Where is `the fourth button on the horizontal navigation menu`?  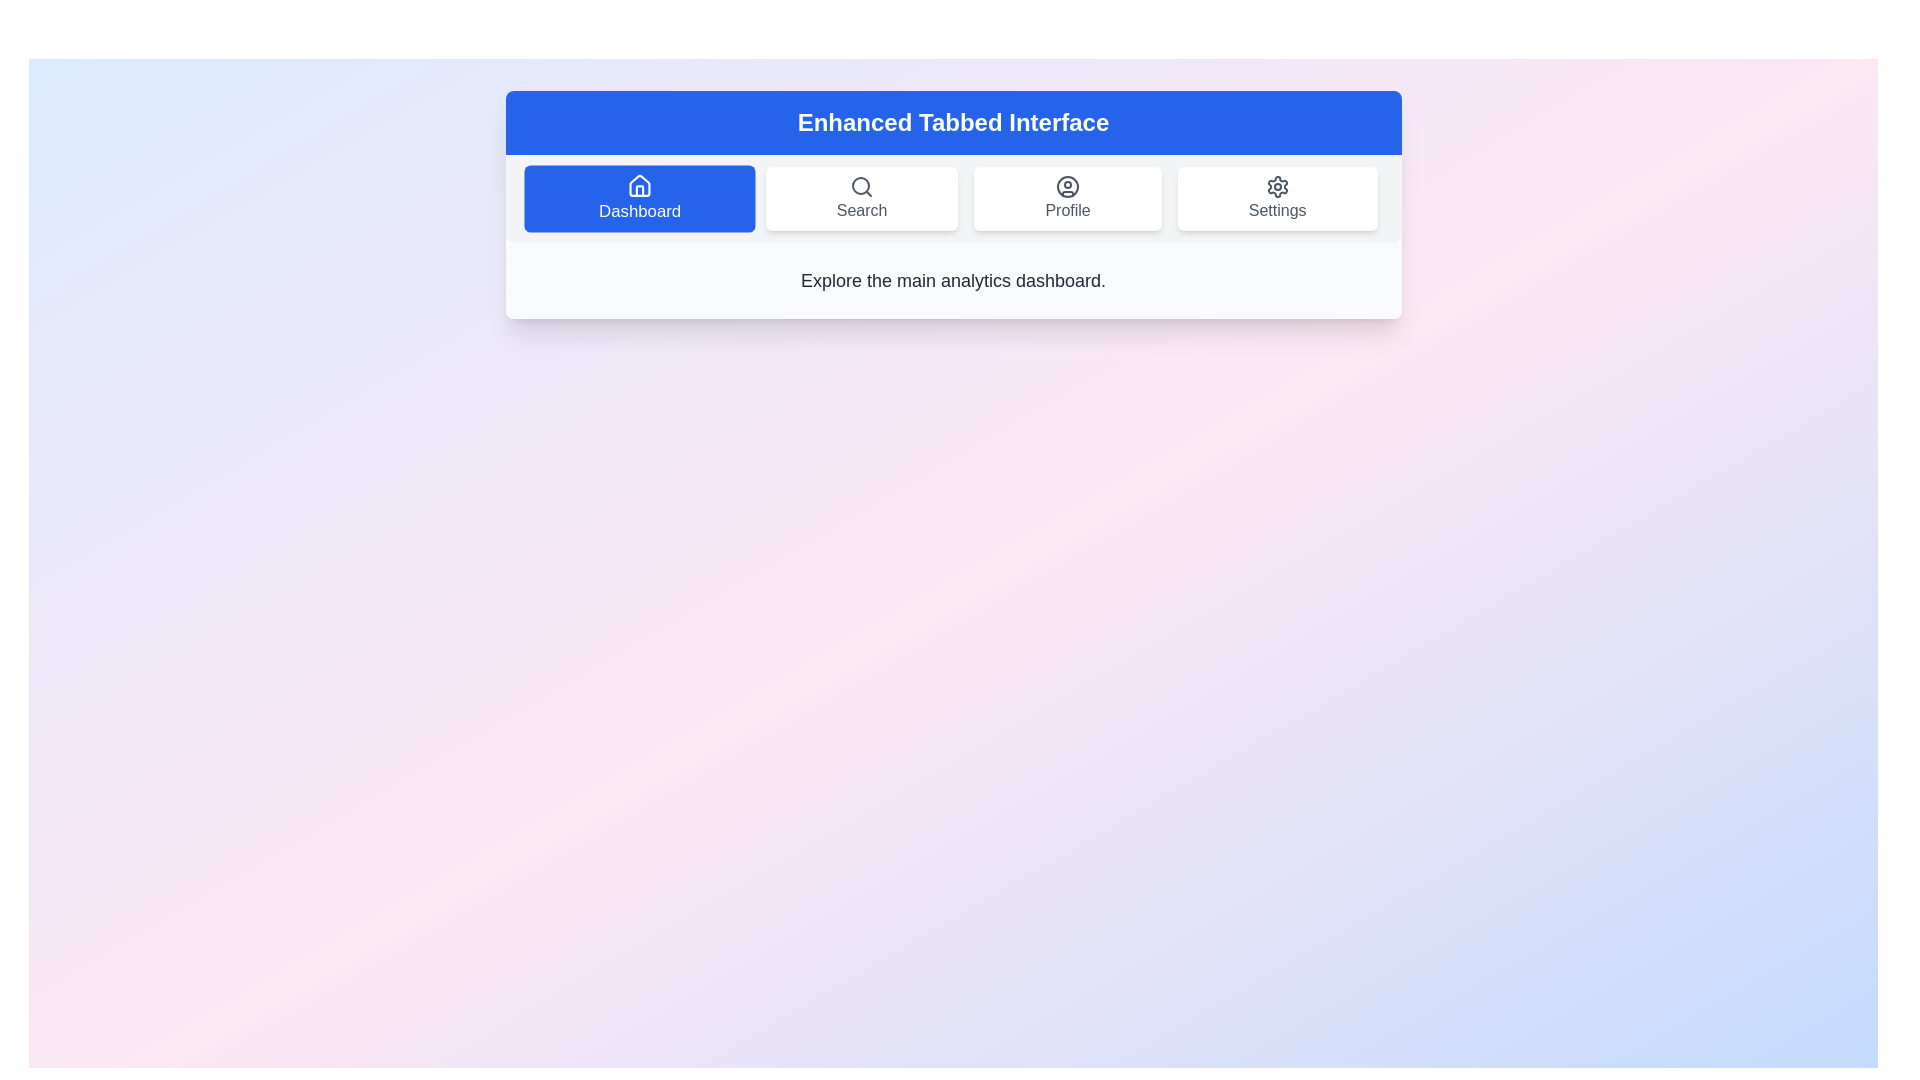
the fourth button on the horizontal navigation menu is located at coordinates (1276, 199).